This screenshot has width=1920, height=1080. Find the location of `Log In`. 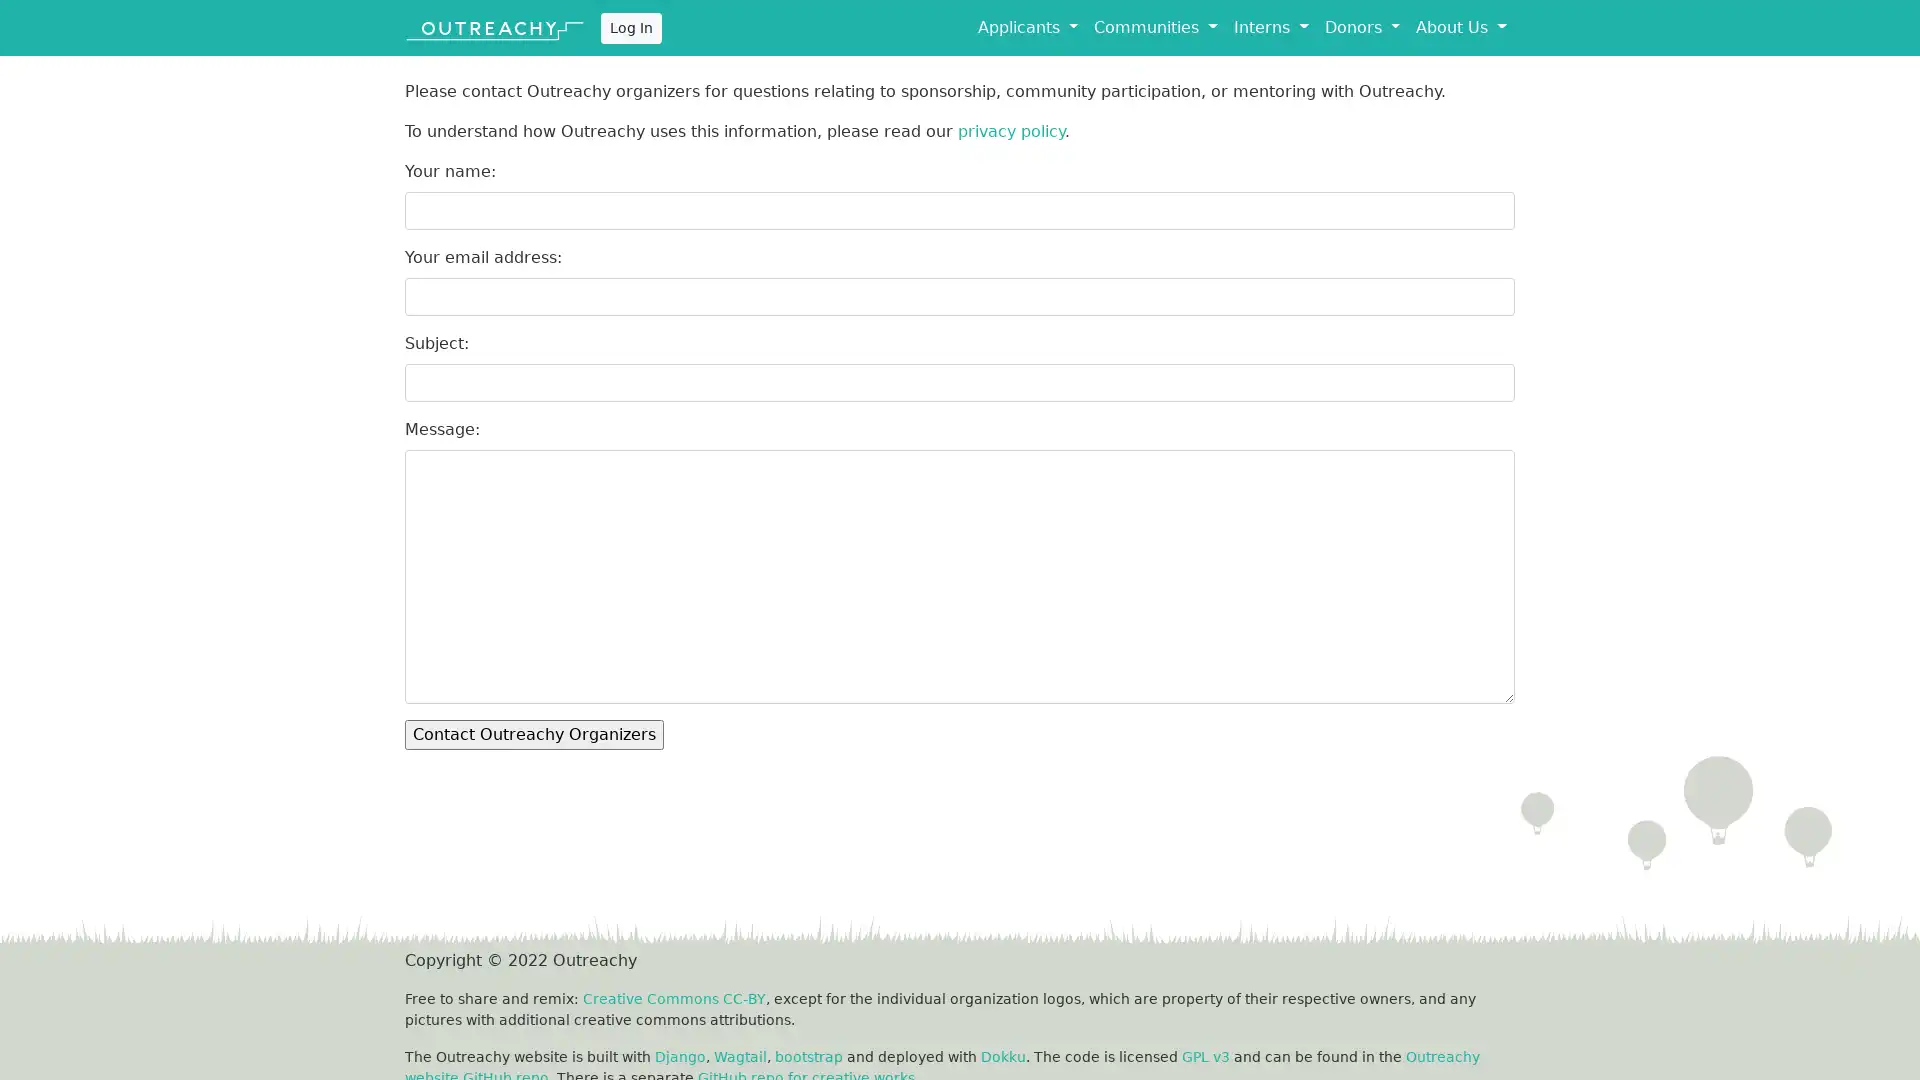

Log In is located at coordinates (630, 27).